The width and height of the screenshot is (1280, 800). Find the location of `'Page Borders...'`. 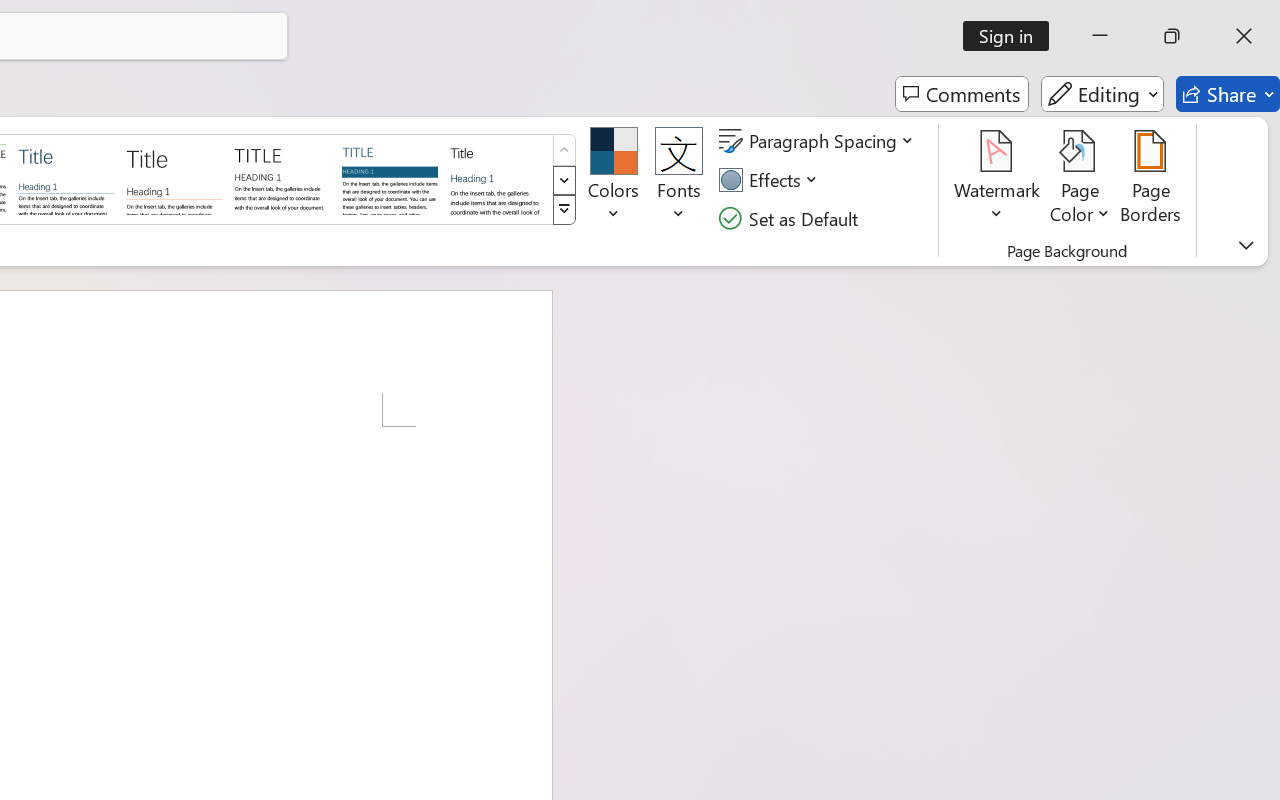

'Page Borders...' is located at coordinates (1151, 179).